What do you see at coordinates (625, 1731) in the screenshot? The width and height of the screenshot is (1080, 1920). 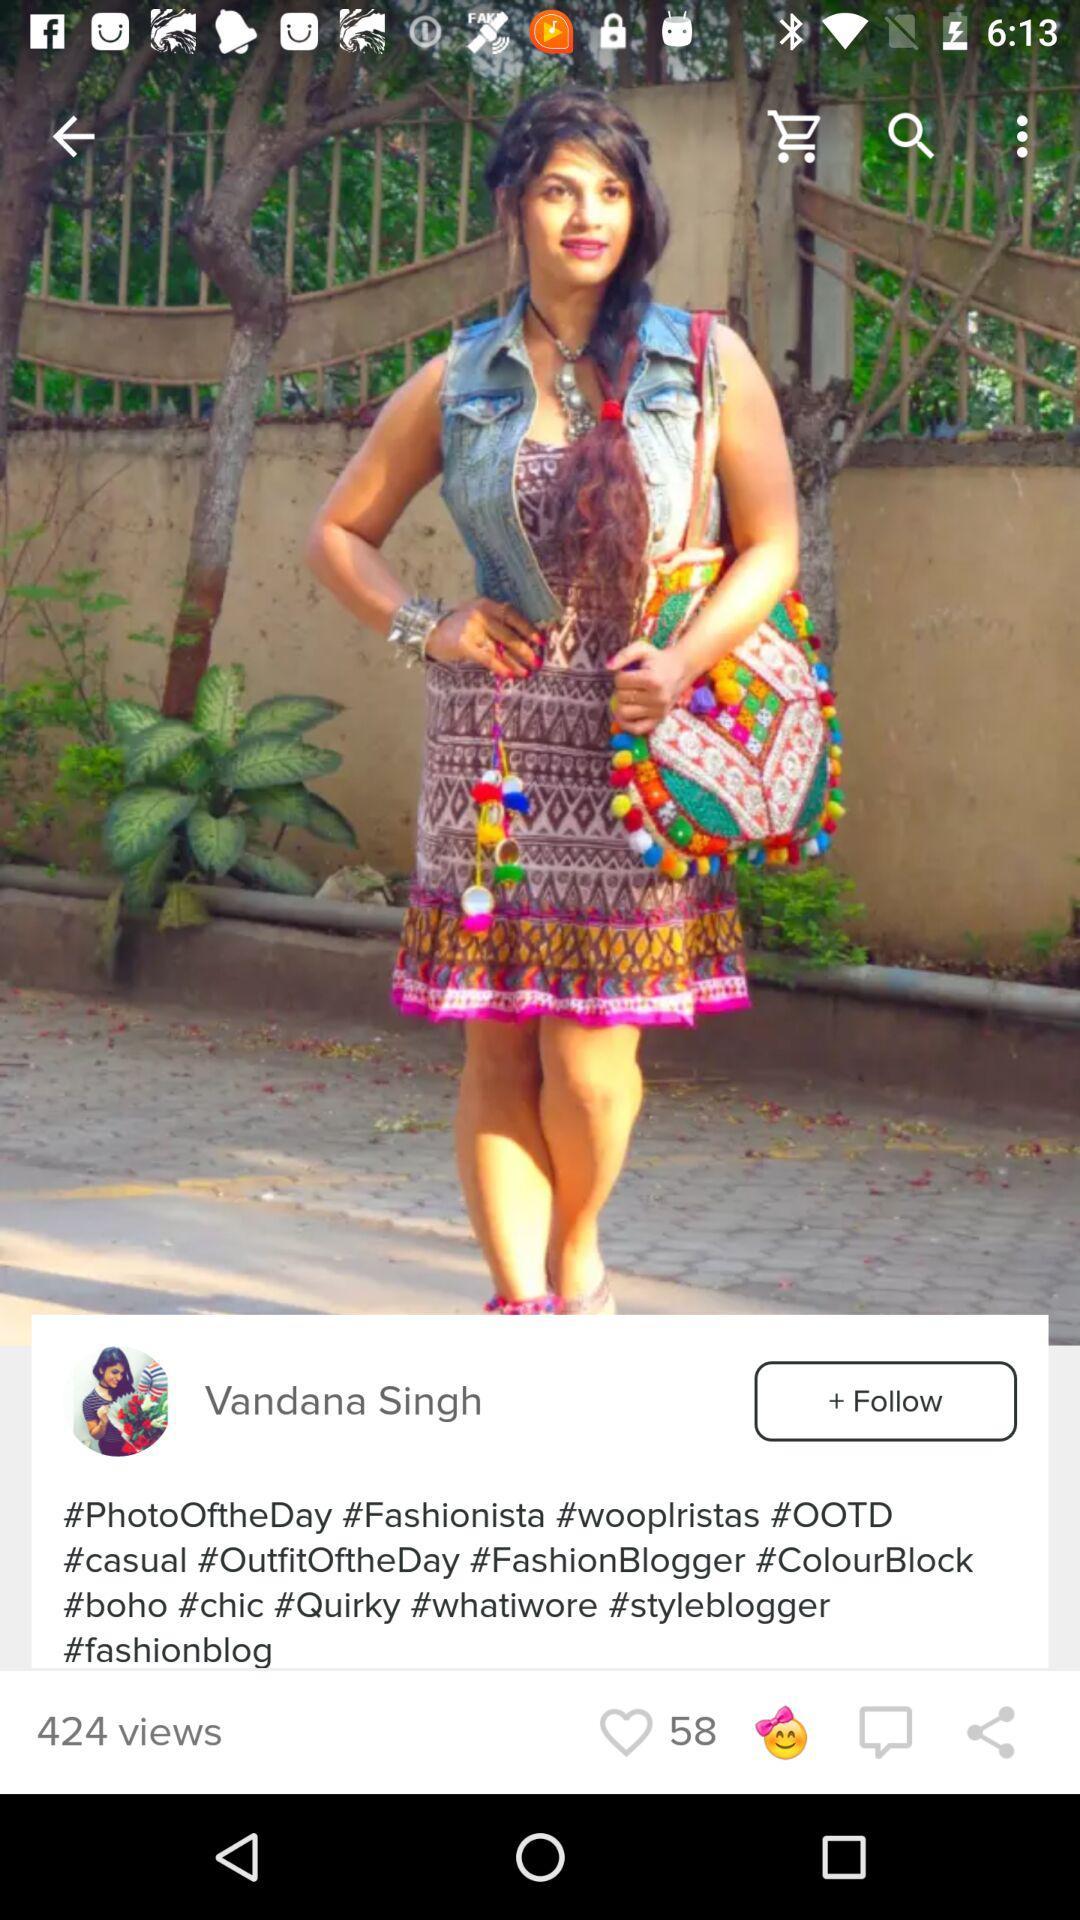 I see `the favorite icon` at bounding box center [625, 1731].